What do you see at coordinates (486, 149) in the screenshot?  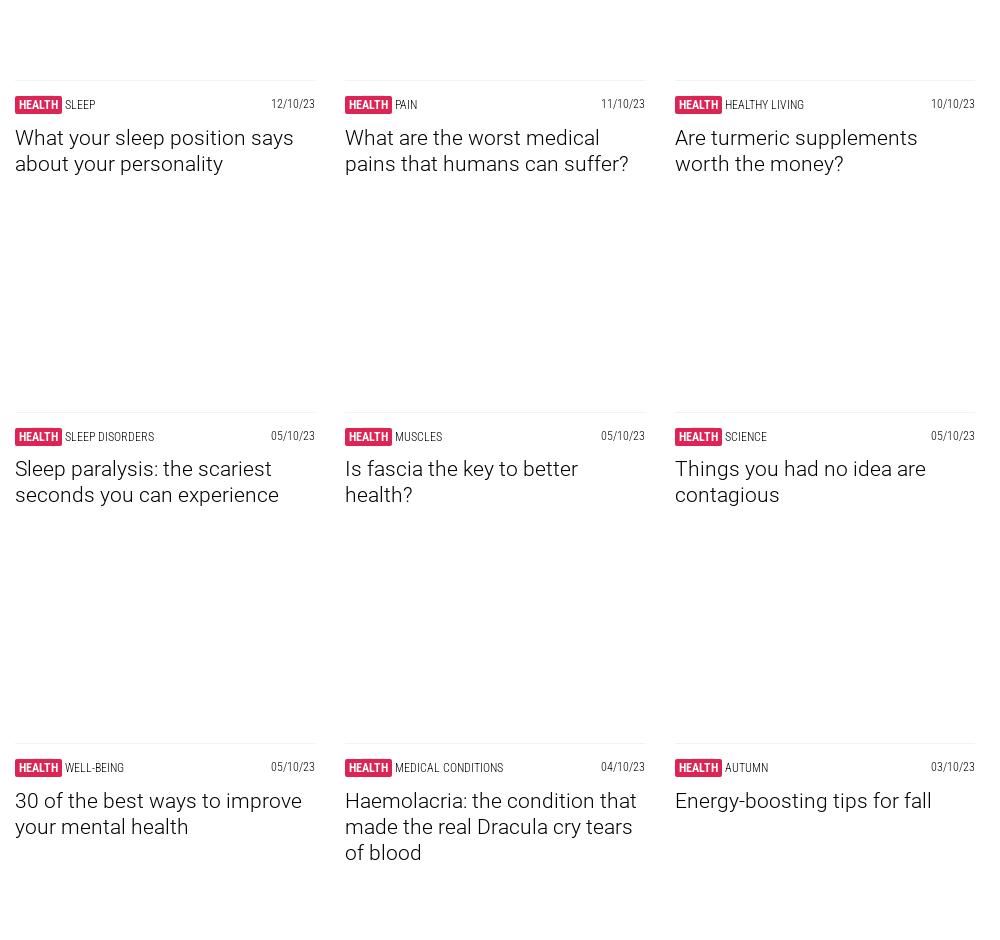 I see `'What are the worst medical pains that humans can suffer?'` at bounding box center [486, 149].